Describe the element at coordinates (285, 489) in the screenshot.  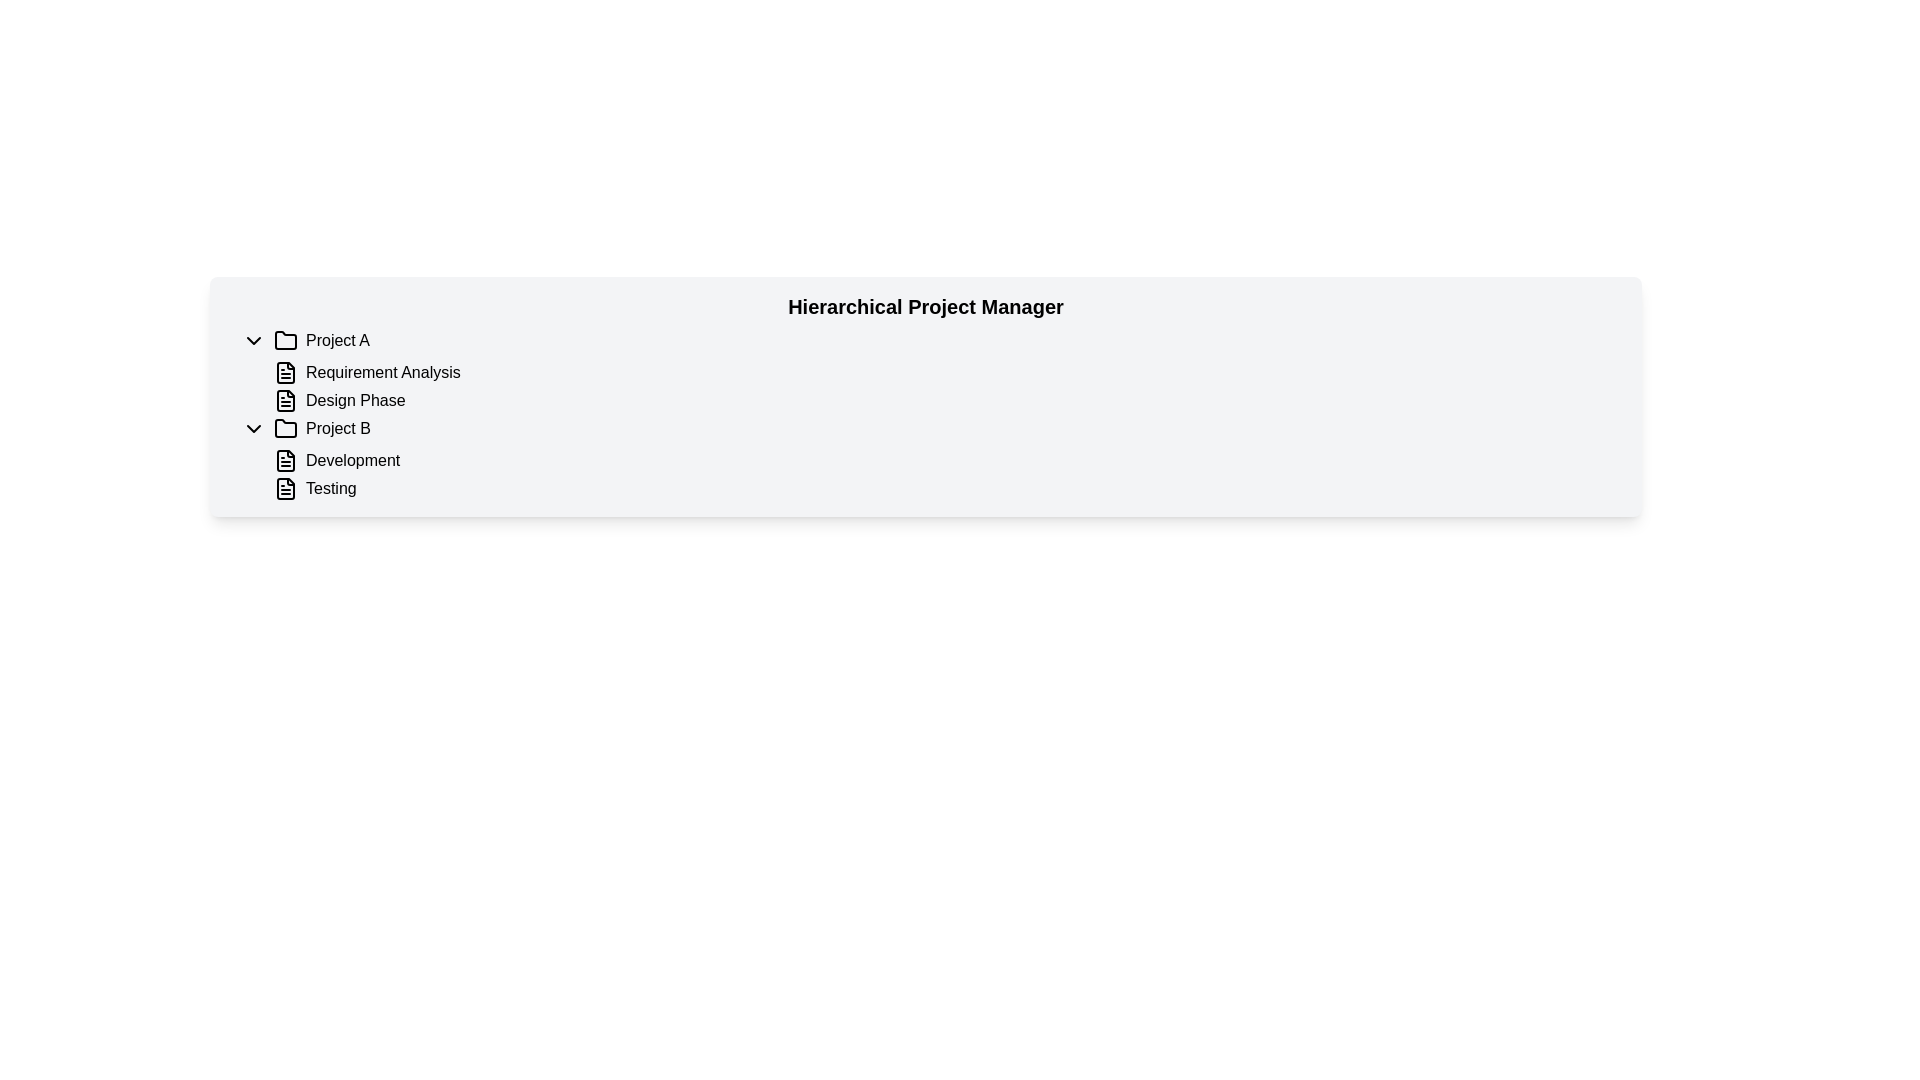
I see `the document icon, which is red and has a folded corner, located to the left of the 'Testing' label in 'Project B'` at that location.